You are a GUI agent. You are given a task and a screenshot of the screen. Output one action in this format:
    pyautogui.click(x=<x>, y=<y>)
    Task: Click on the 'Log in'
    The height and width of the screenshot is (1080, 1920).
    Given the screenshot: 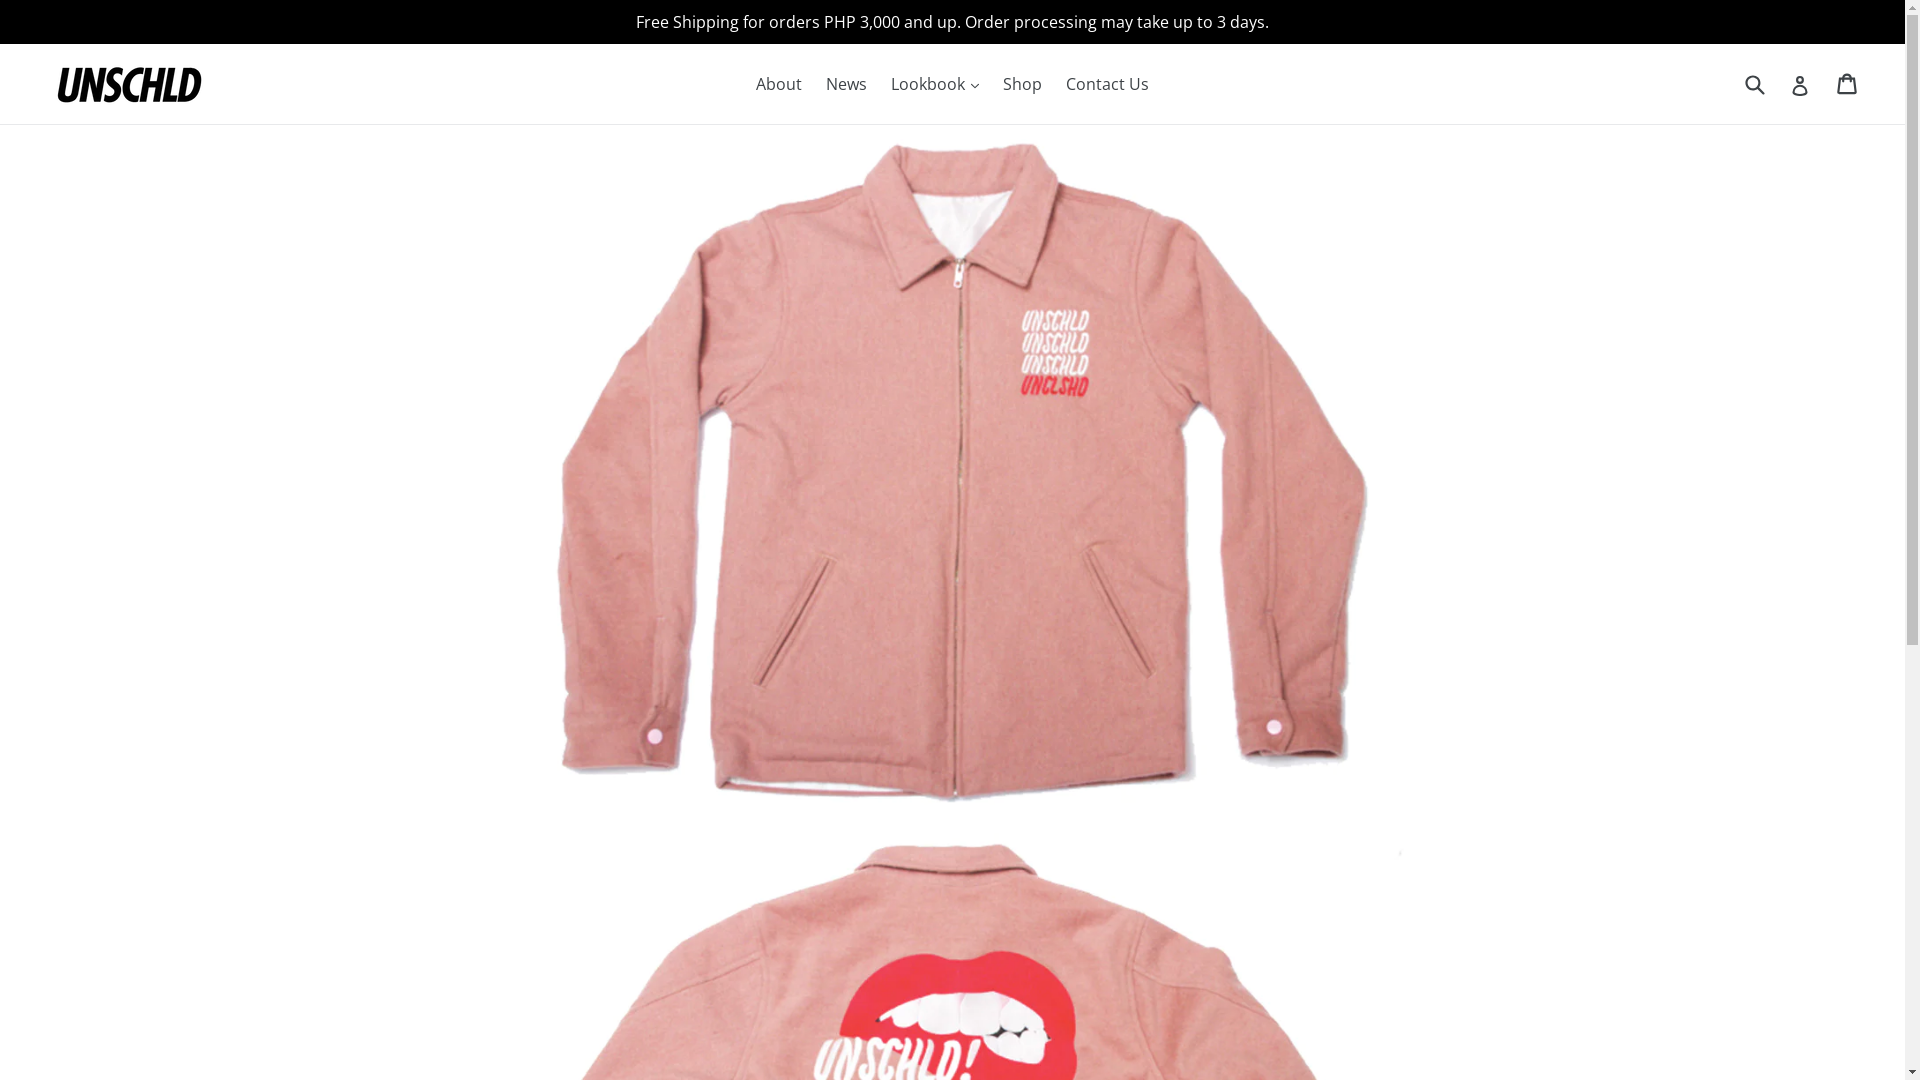 What is the action you would take?
    pyautogui.click(x=1790, y=83)
    